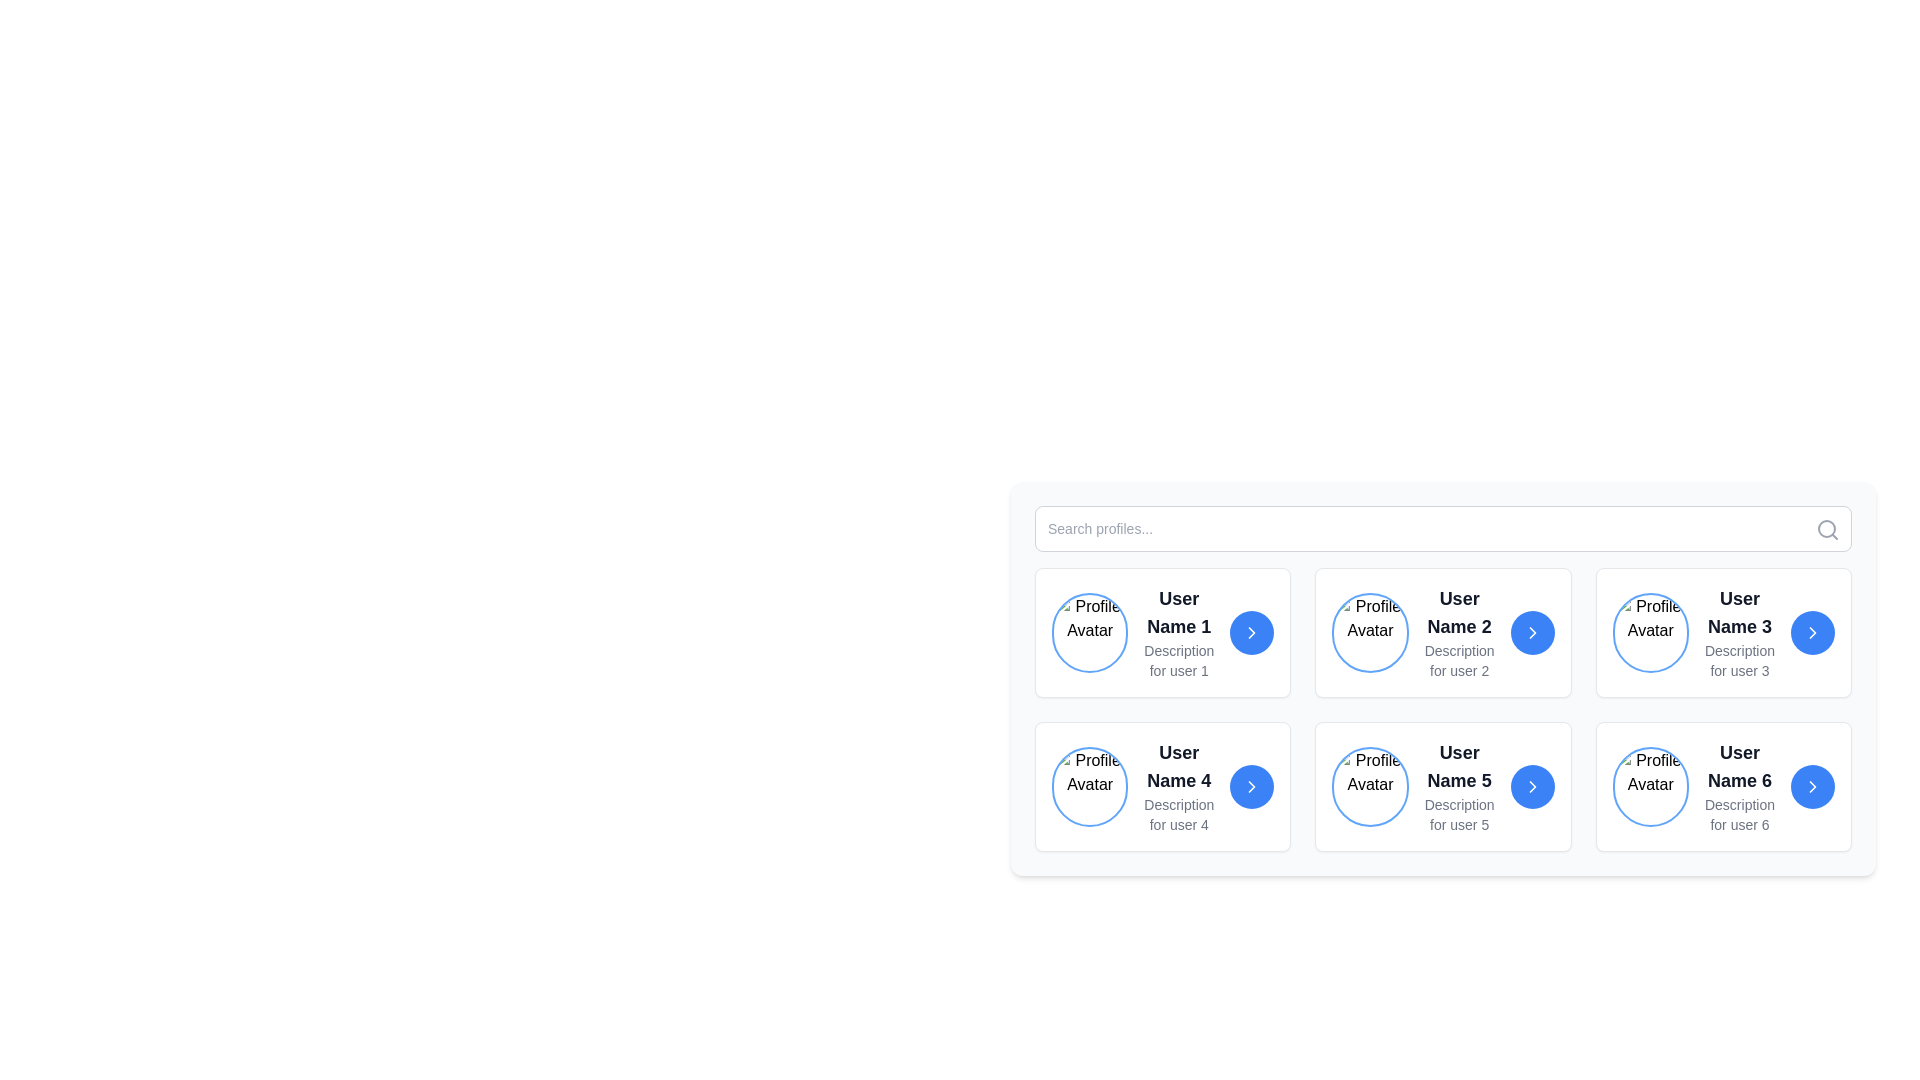 This screenshot has height=1080, width=1920. I want to click on the text element displaying 'User Name 6' located in the second row, third column of the grid layout, so click(1737, 766).